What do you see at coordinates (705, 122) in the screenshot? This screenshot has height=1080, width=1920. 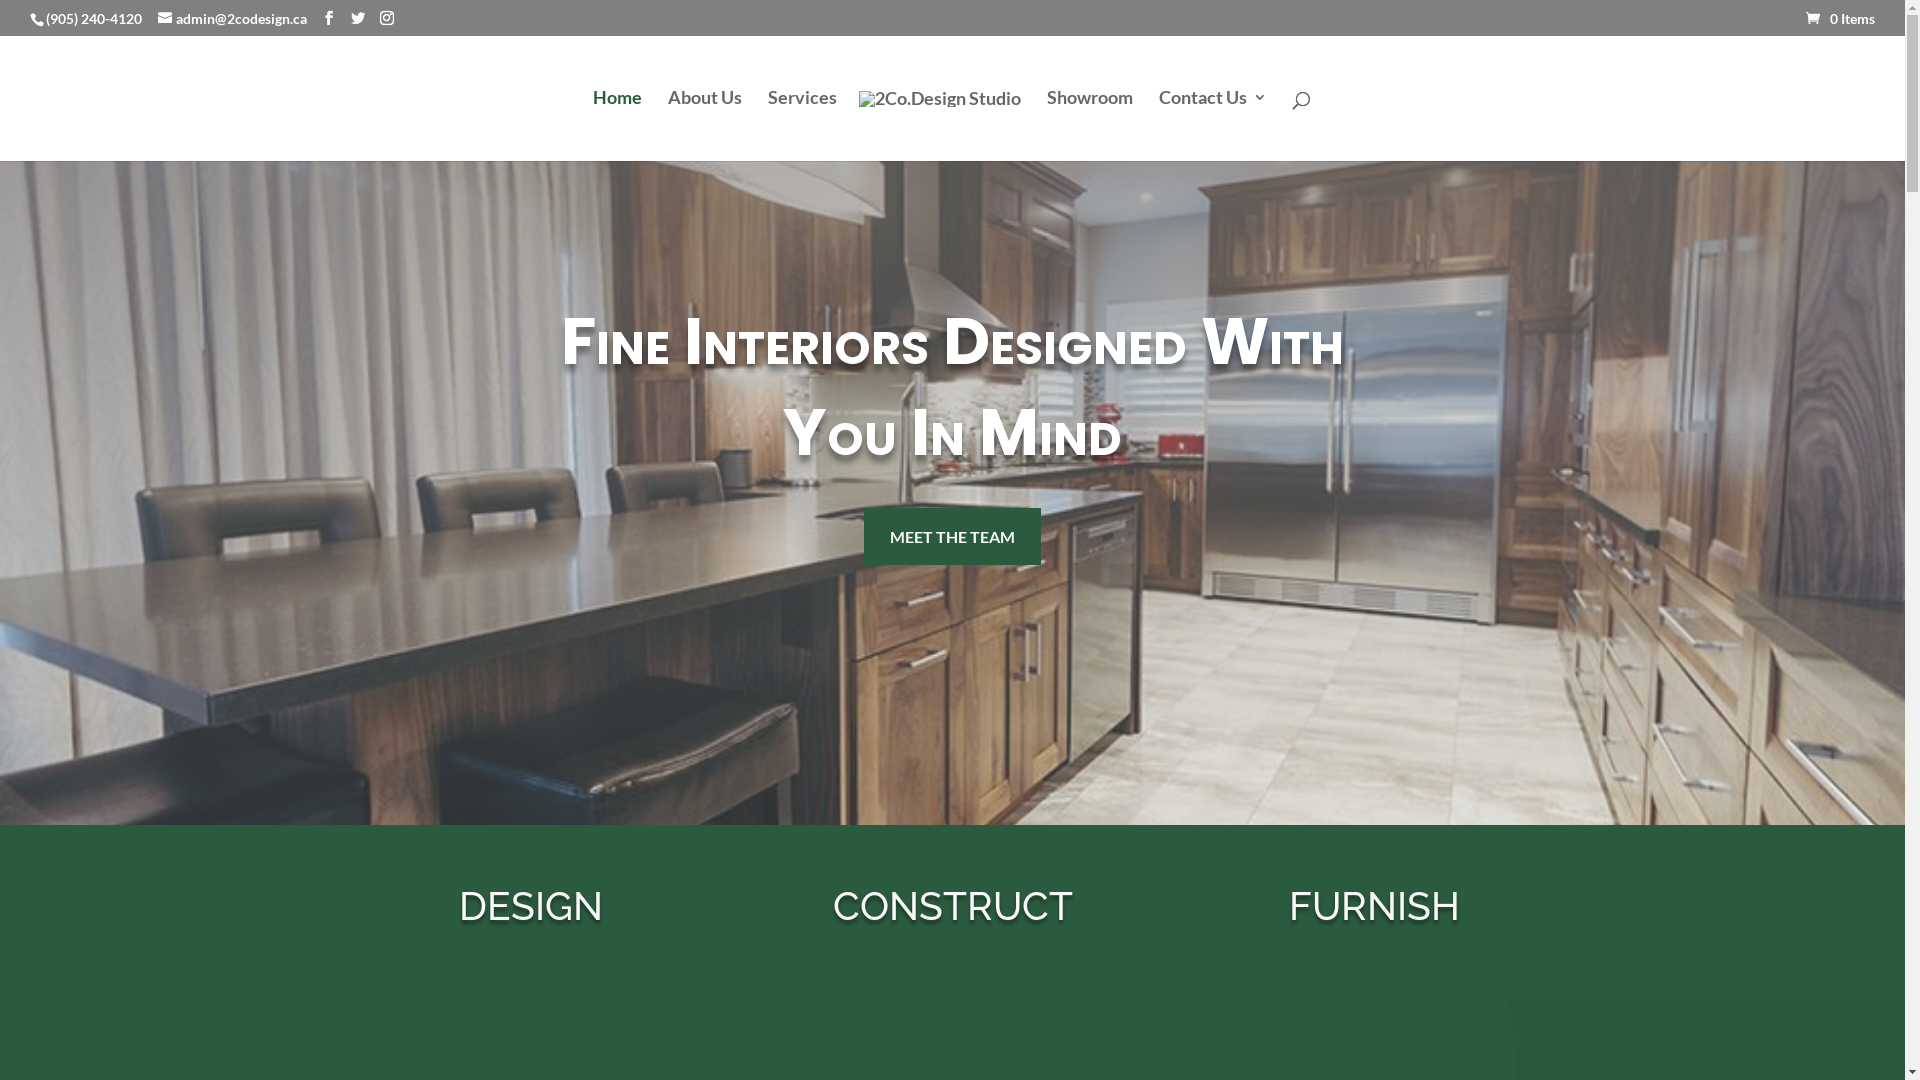 I see `'About Us'` at bounding box center [705, 122].